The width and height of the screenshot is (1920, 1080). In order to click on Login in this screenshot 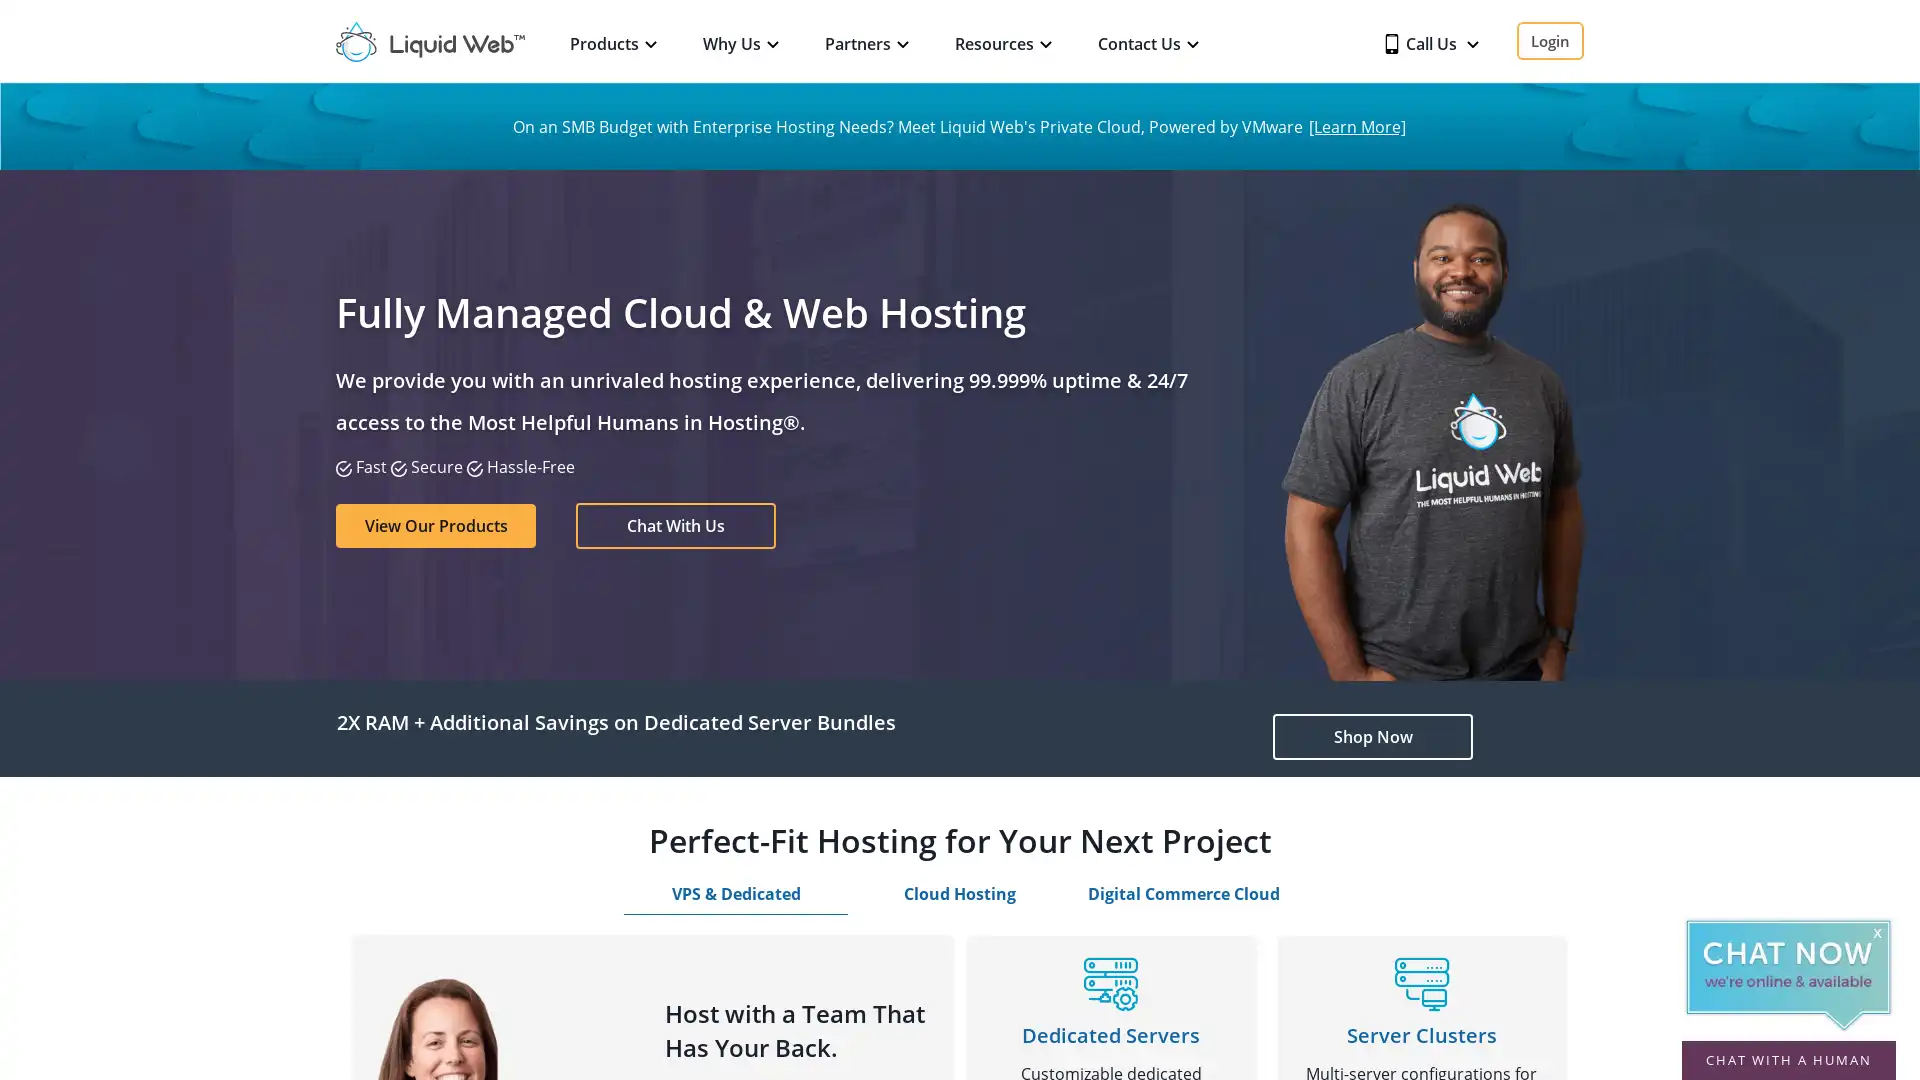, I will do `click(1549, 40)`.